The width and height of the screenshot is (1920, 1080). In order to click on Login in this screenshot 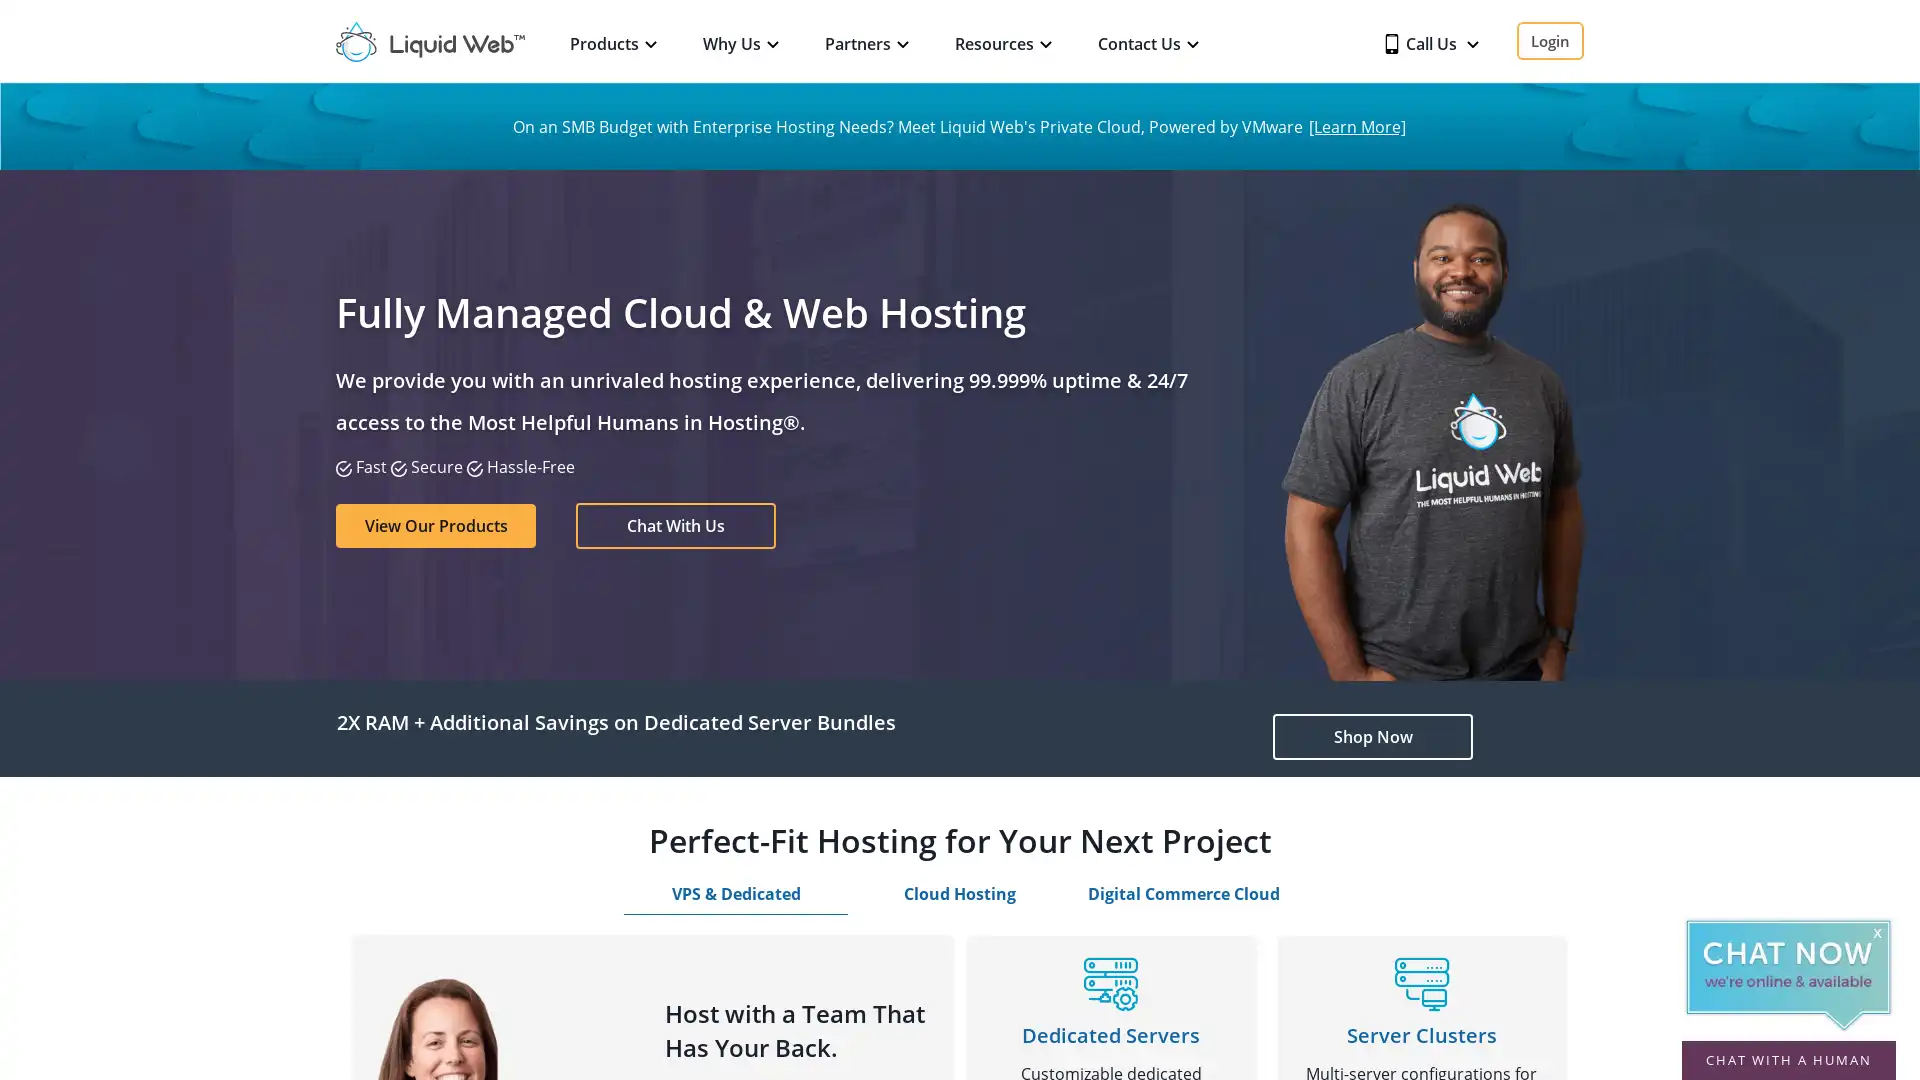, I will do `click(1549, 40)`.